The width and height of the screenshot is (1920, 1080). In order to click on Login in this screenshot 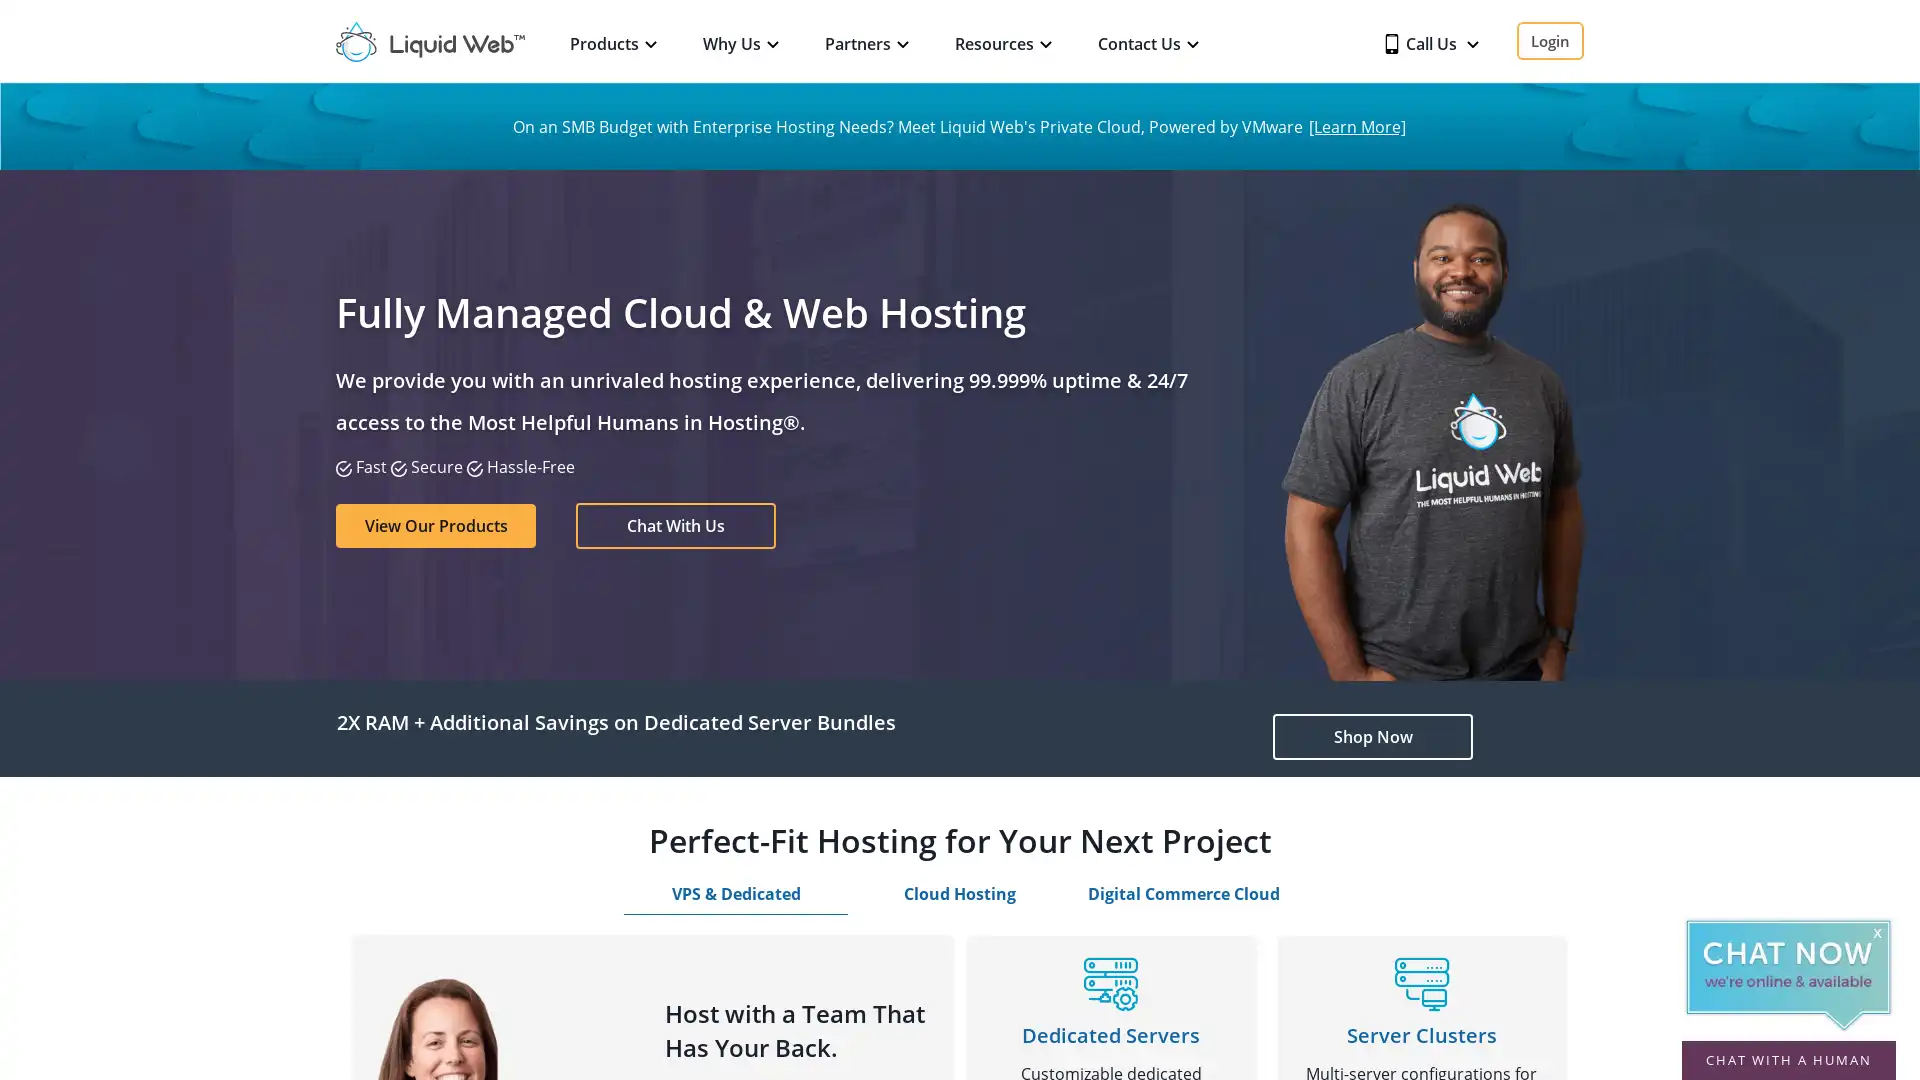, I will do `click(1549, 40)`.